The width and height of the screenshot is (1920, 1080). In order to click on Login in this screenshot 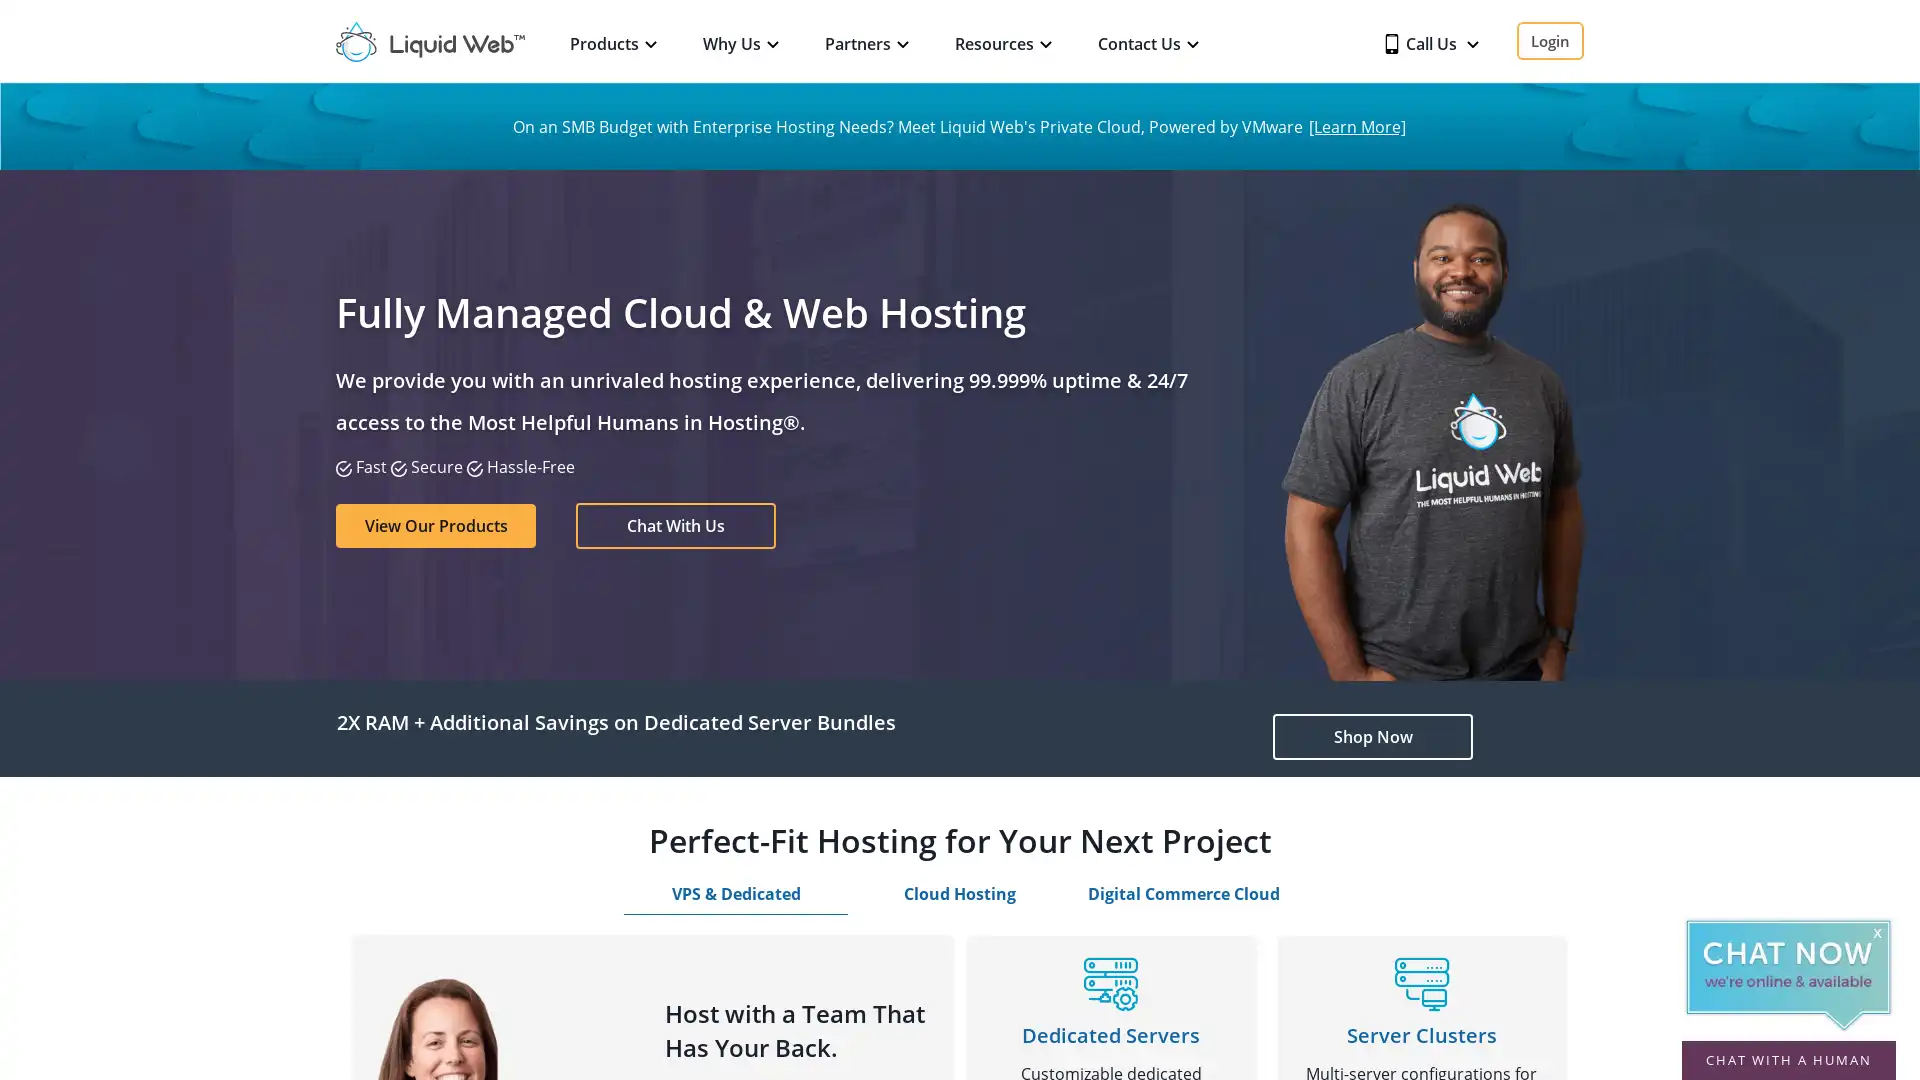, I will do `click(1549, 40)`.